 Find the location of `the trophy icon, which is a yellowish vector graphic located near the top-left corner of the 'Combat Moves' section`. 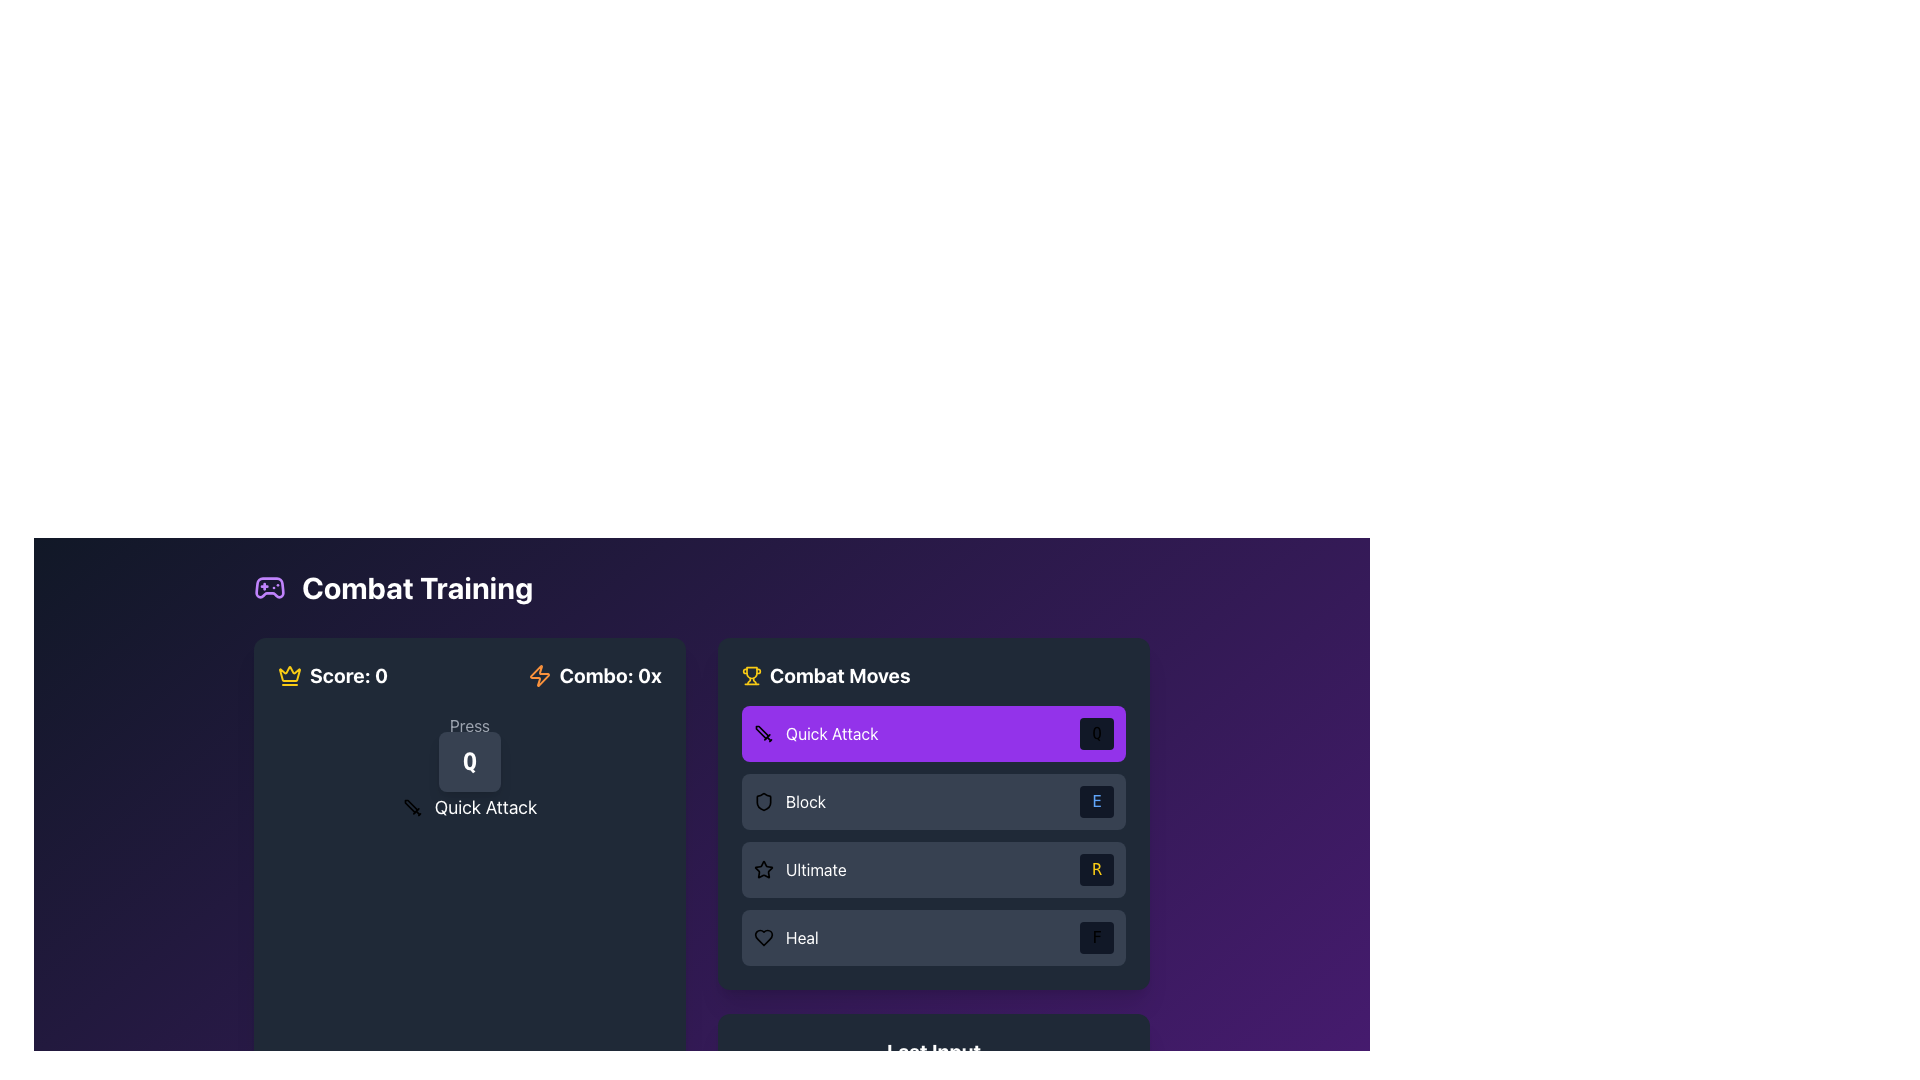

the trophy icon, which is a yellowish vector graphic located near the top-left corner of the 'Combat Moves' section is located at coordinates (751, 672).